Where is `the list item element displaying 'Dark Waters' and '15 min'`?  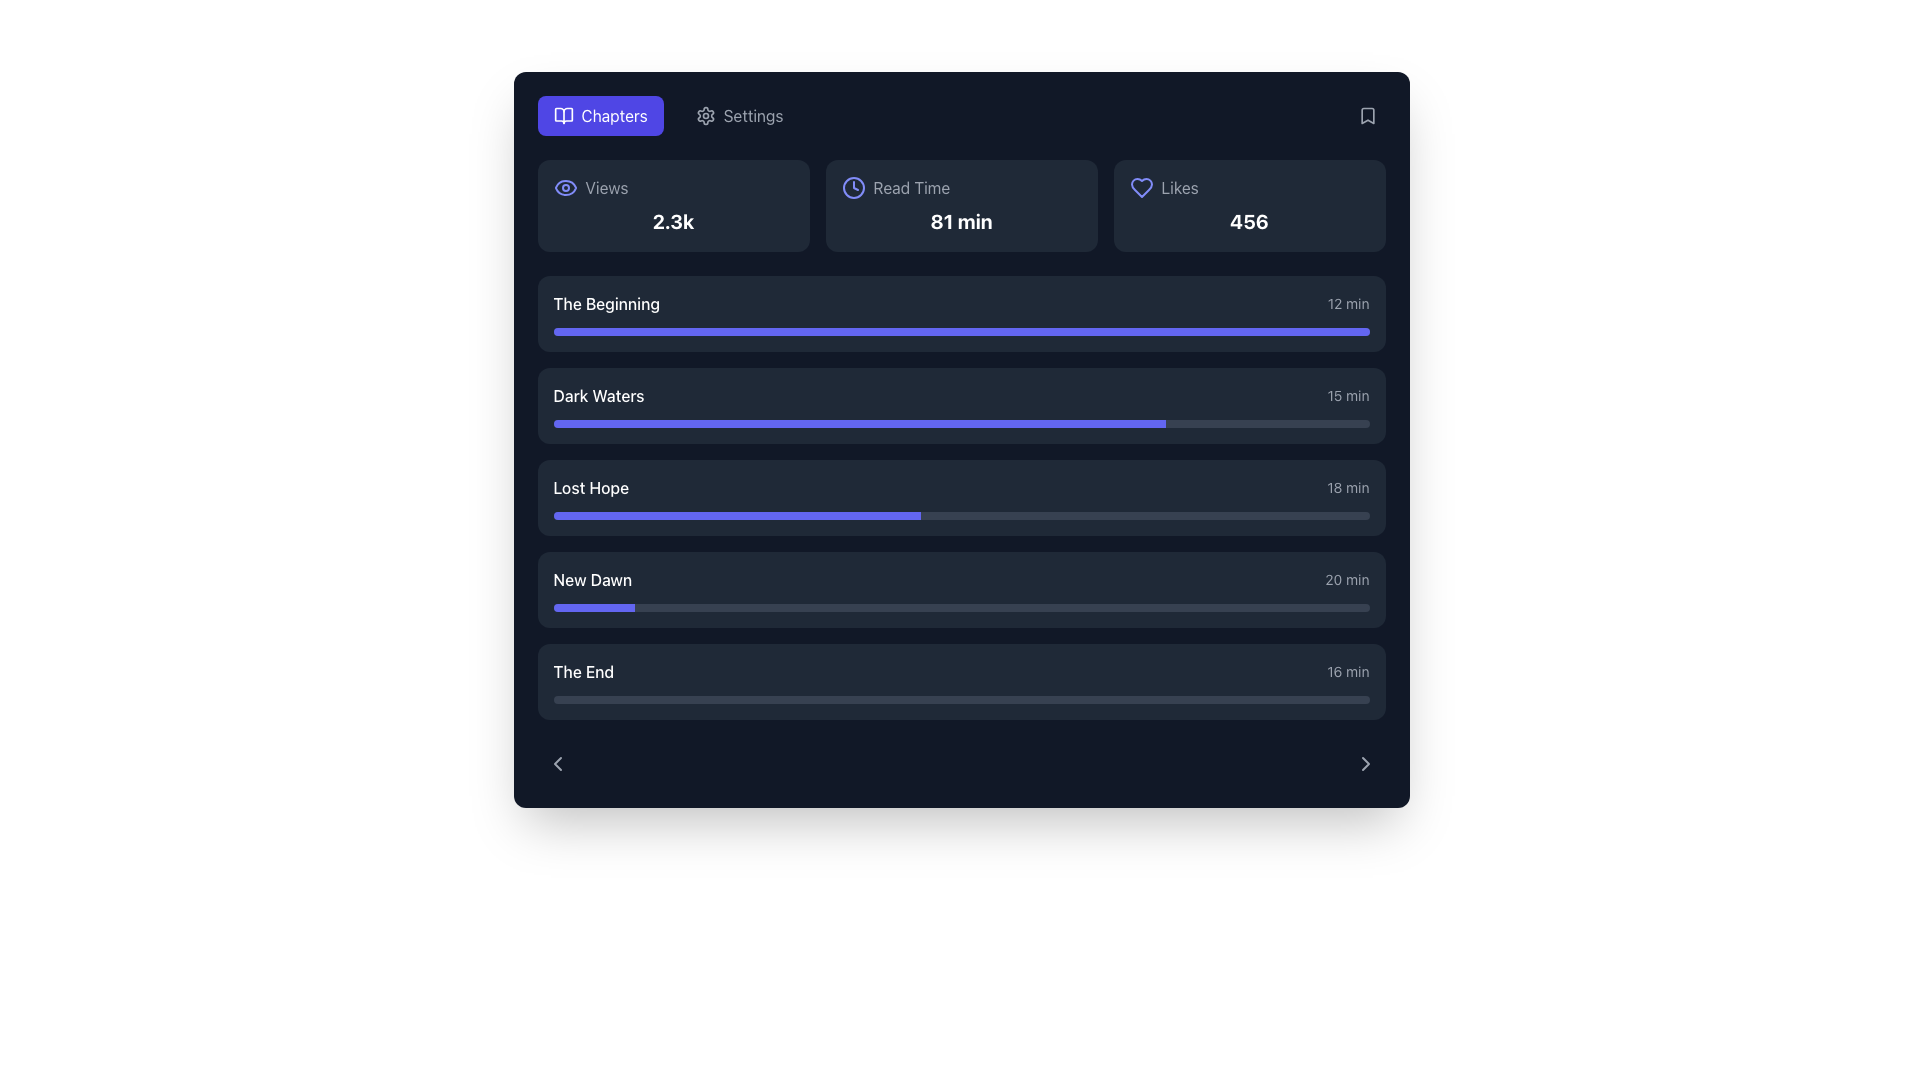
the list item element displaying 'Dark Waters' and '15 min' is located at coordinates (961, 396).